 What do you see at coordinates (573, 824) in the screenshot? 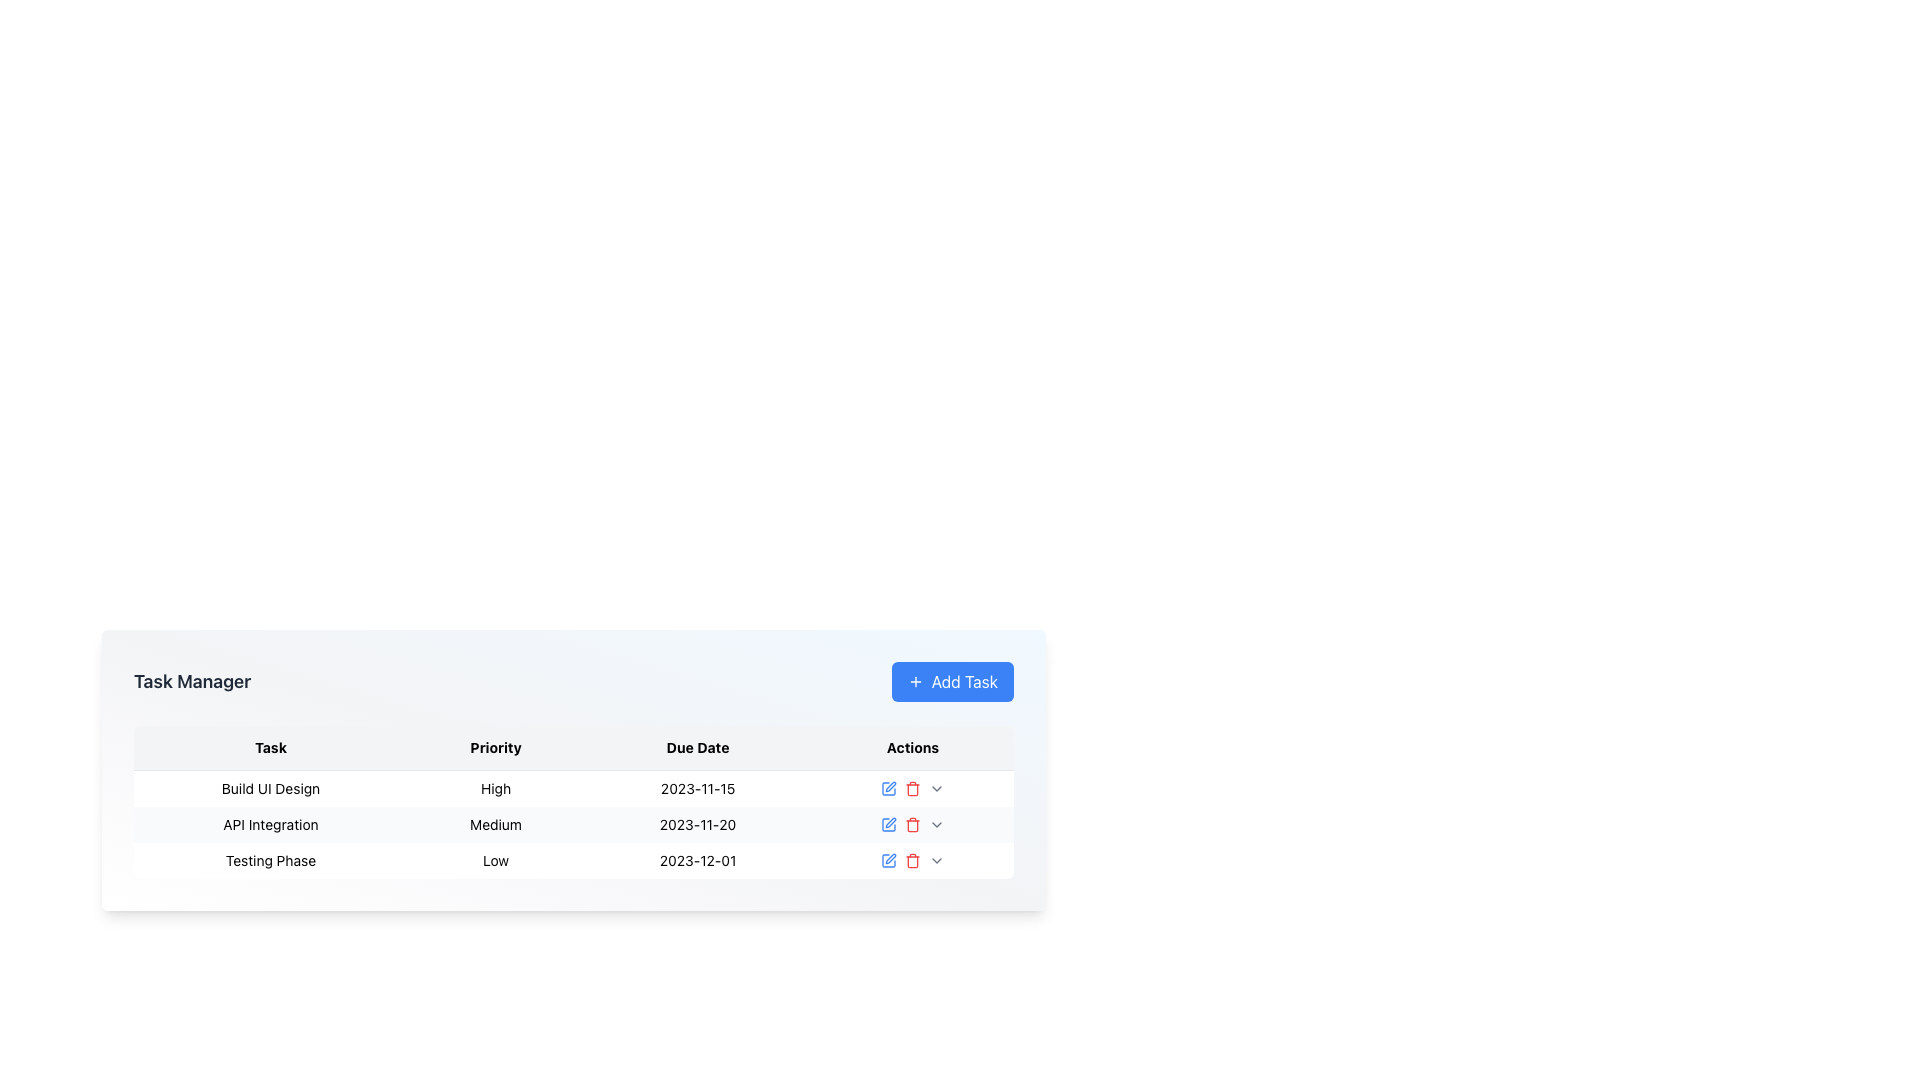
I see `task name and details from the second row of the task list table, which contains the task 'API Integration' with priority 'Medium' and due date '2023-11-20'` at bounding box center [573, 824].